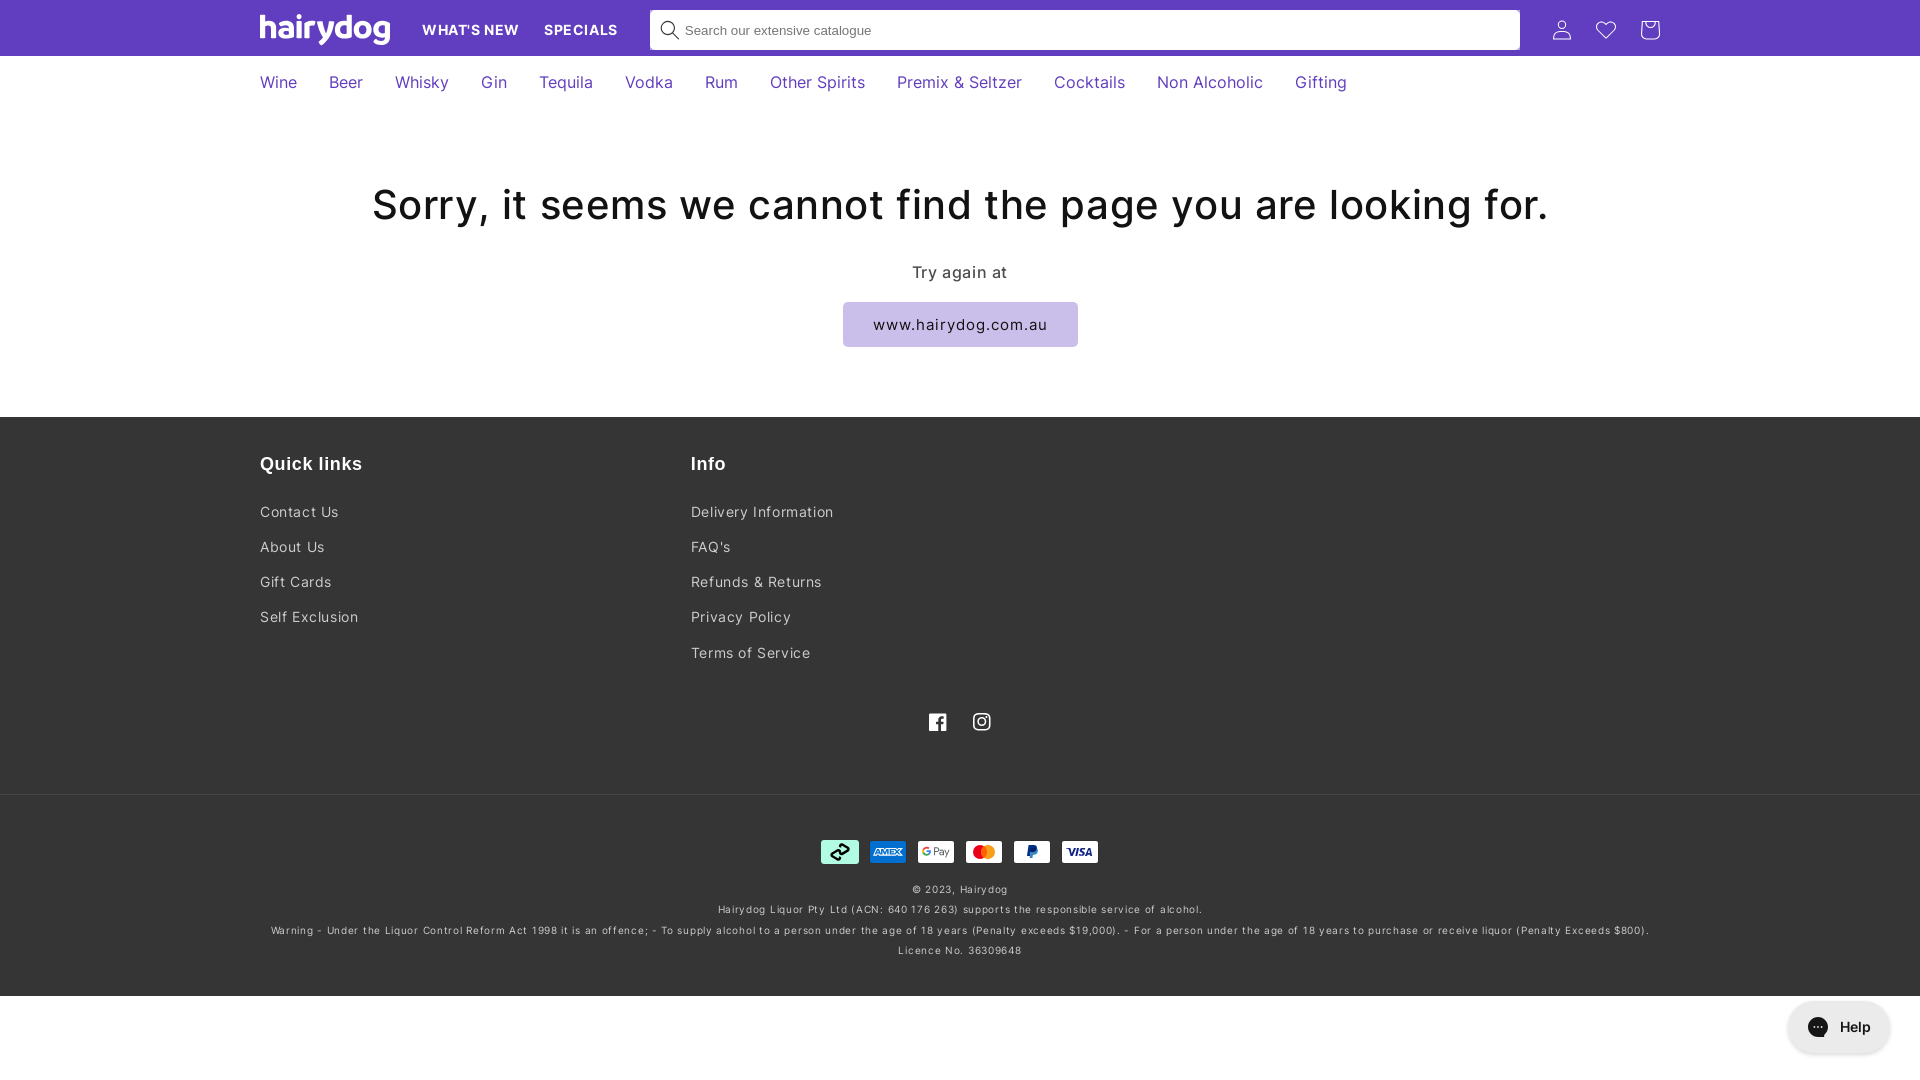 The image size is (1920, 1080). Describe the element at coordinates (307, 615) in the screenshot. I see `'Self Exclusion'` at that location.